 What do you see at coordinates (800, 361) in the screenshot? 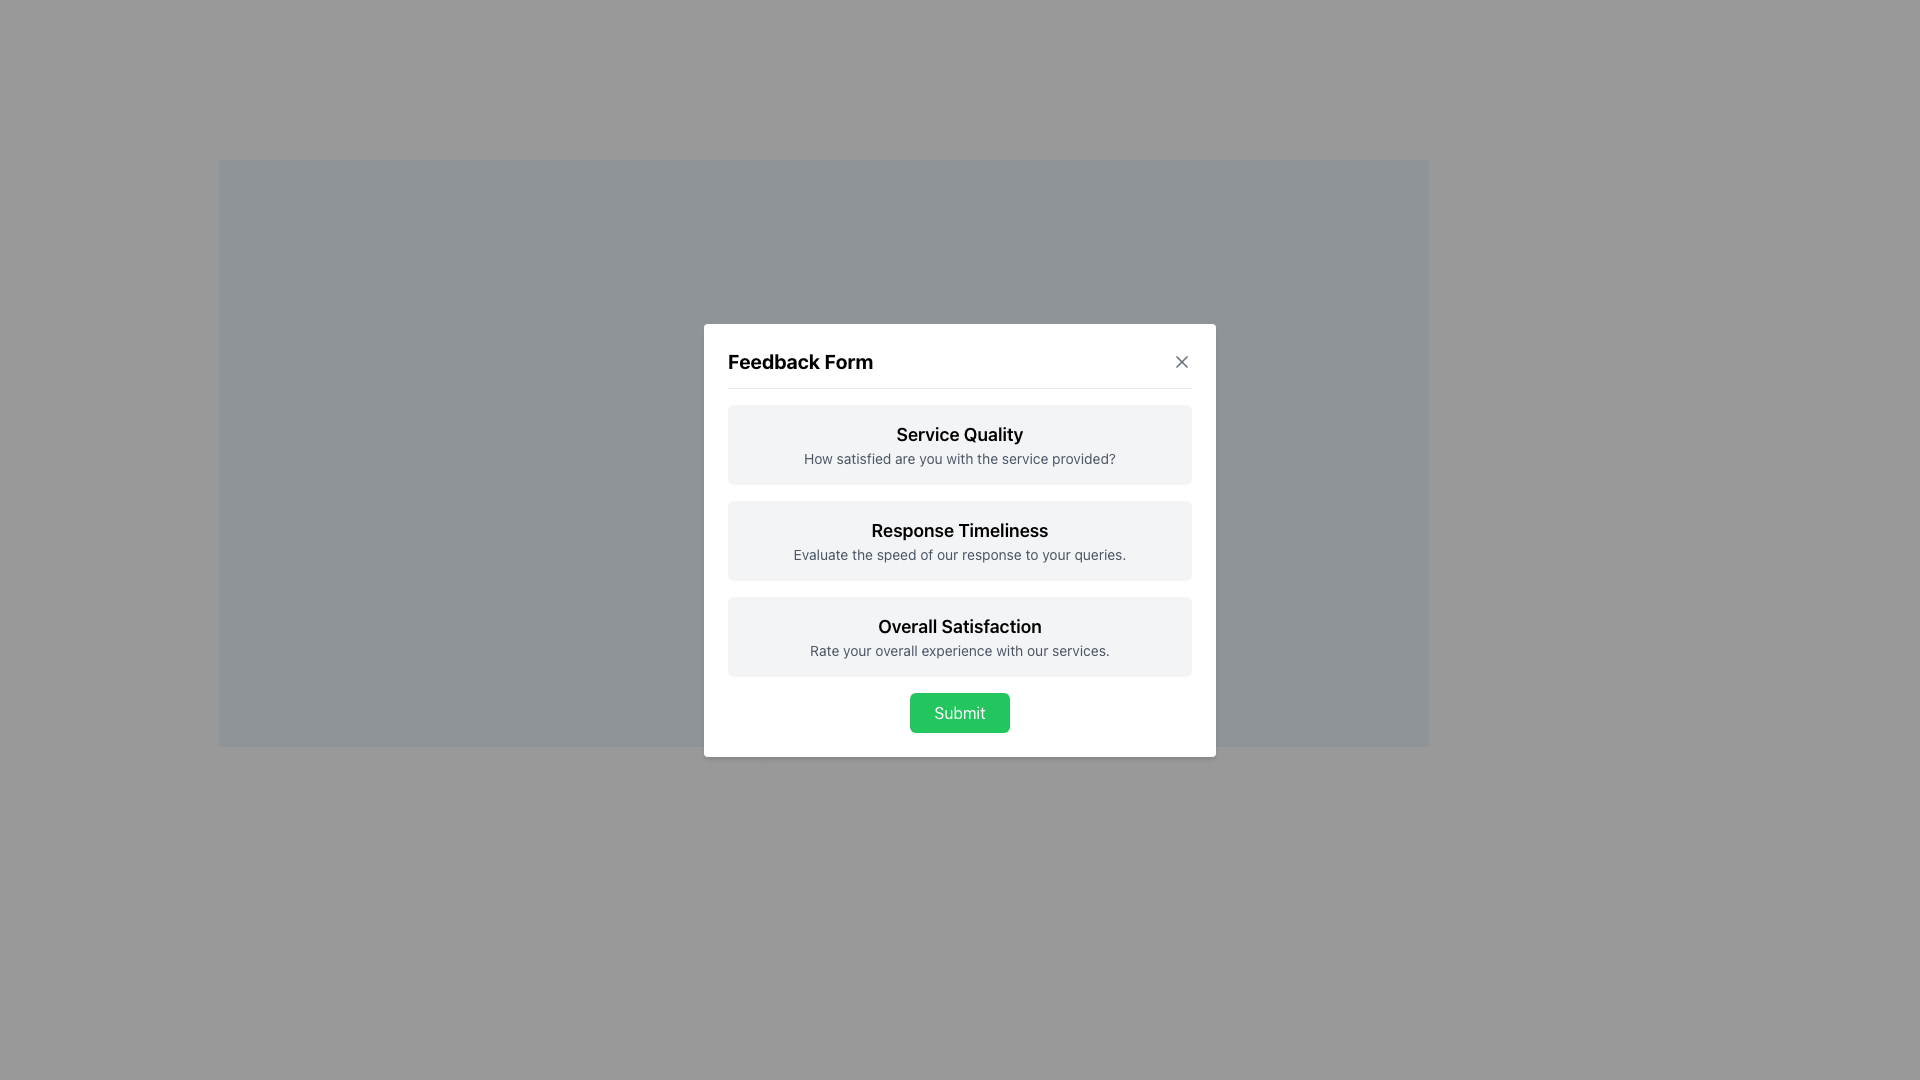
I see `static text element that serves as the title for the feedback modal, located at the top-left corner of the modal dialog` at bounding box center [800, 361].